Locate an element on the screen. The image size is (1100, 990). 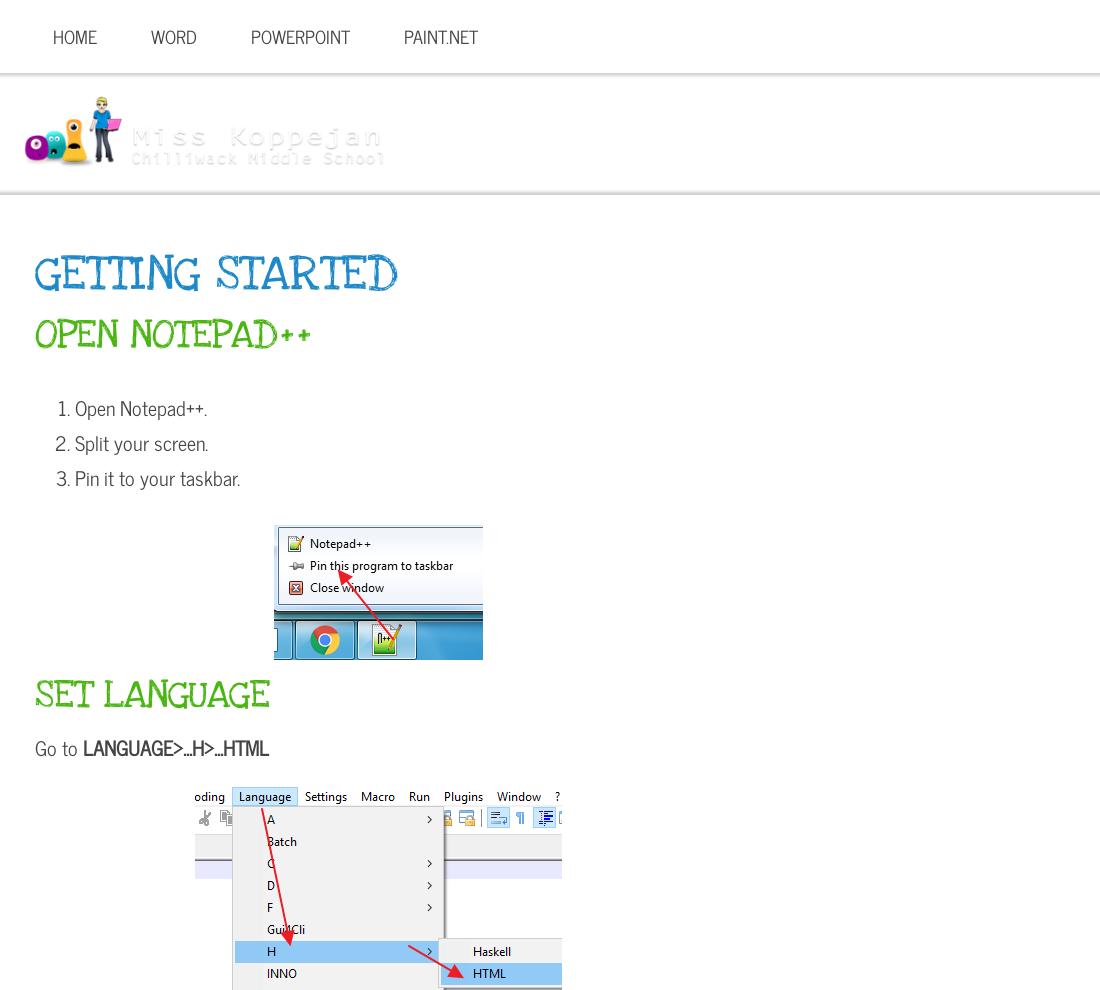
'Split your screen.' is located at coordinates (140, 441).